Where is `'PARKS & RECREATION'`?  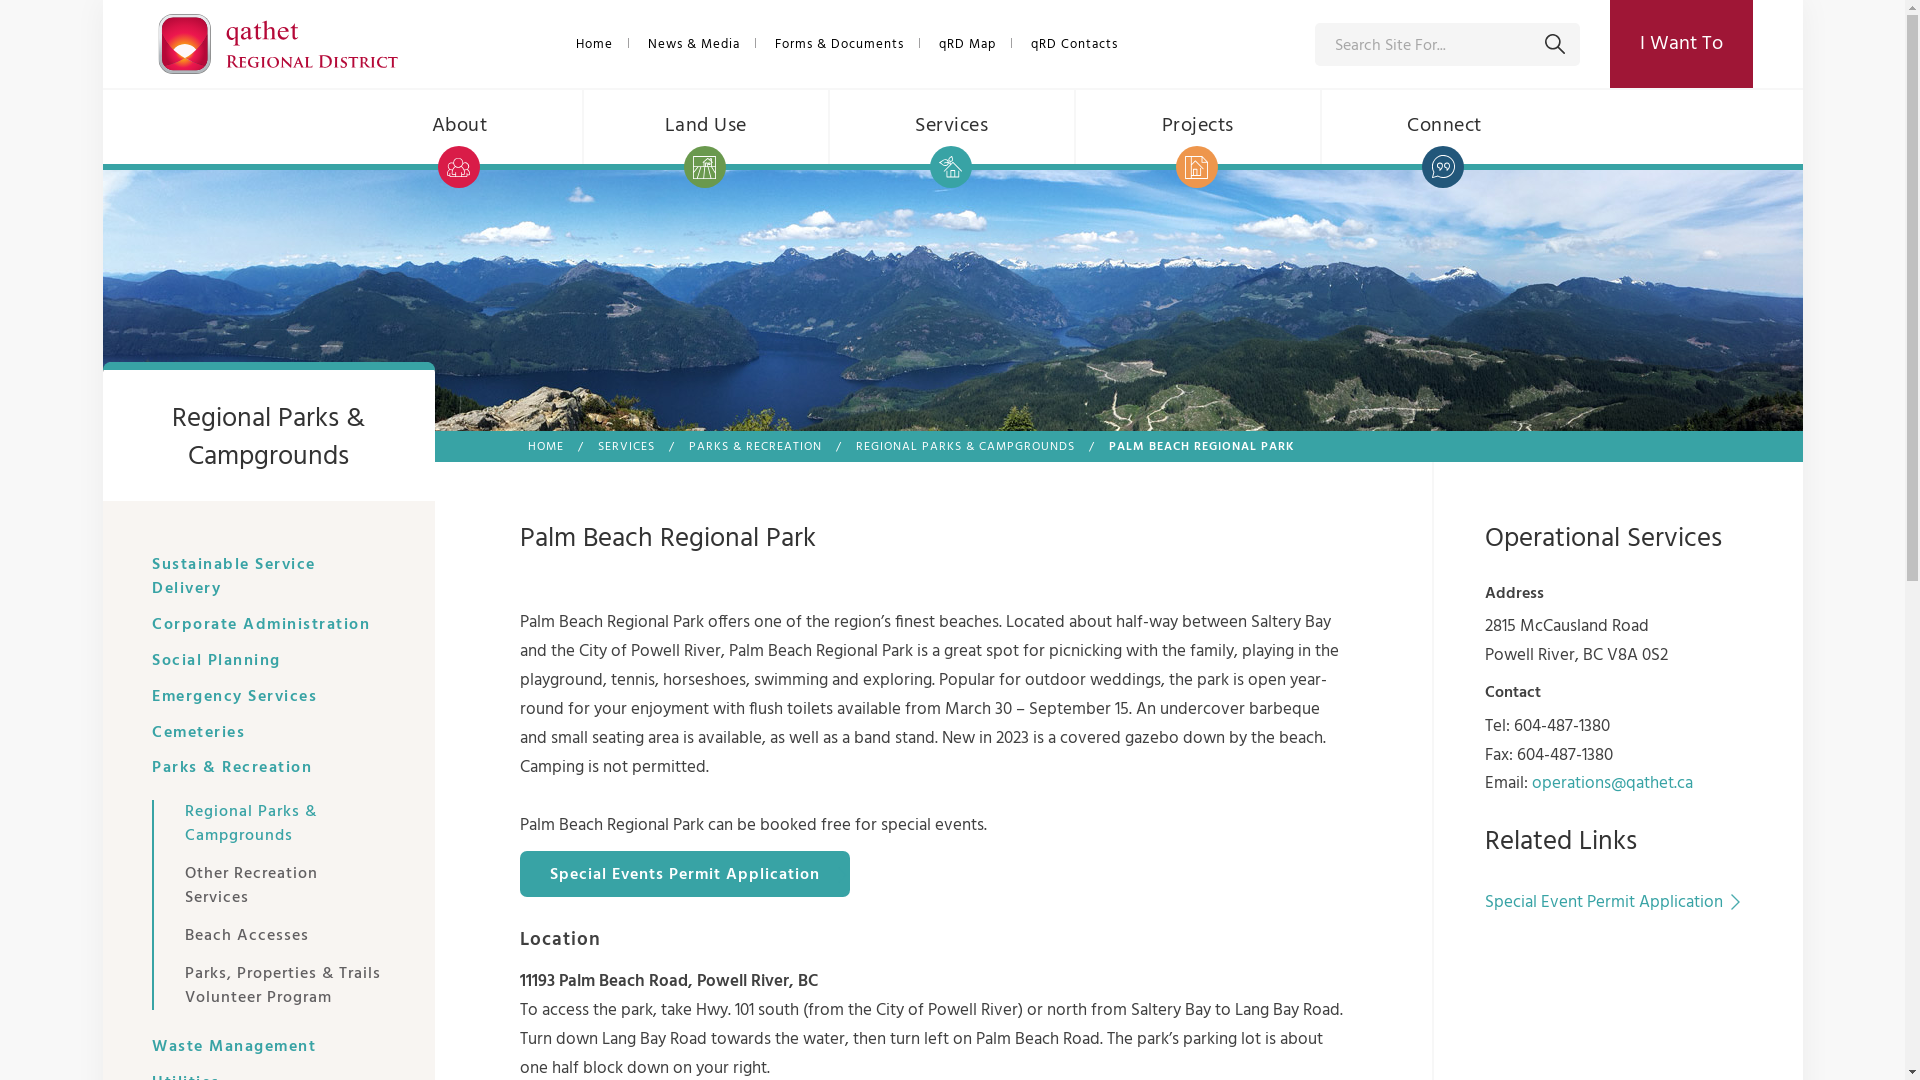 'PARKS & RECREATION' is located at coordinates (753, 446).